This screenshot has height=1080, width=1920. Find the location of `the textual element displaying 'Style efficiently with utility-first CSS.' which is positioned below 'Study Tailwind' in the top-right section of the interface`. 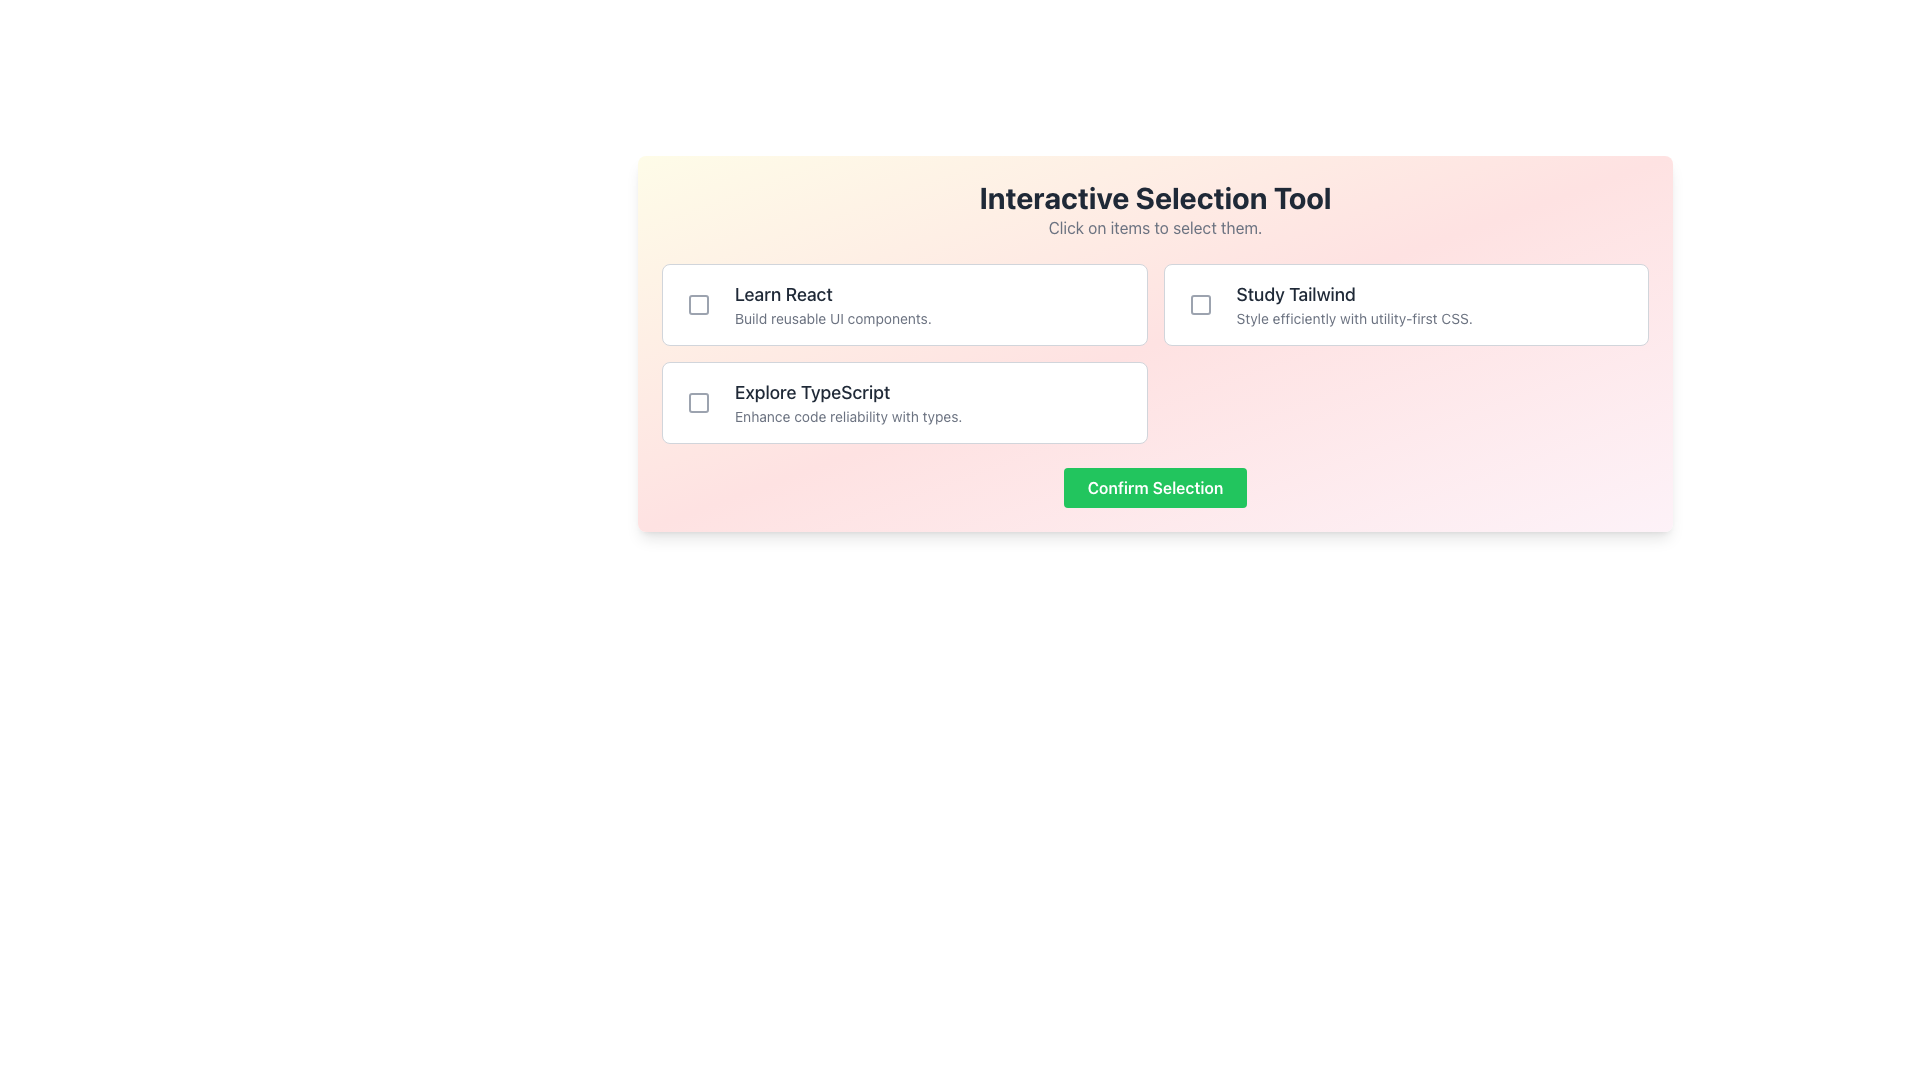

the textual element displaying 'Style efficiently with utility-first CSS.' which is positioned below 'Study Tailwind' in the top-right section of the interface is located at coordinates (1354, 318).